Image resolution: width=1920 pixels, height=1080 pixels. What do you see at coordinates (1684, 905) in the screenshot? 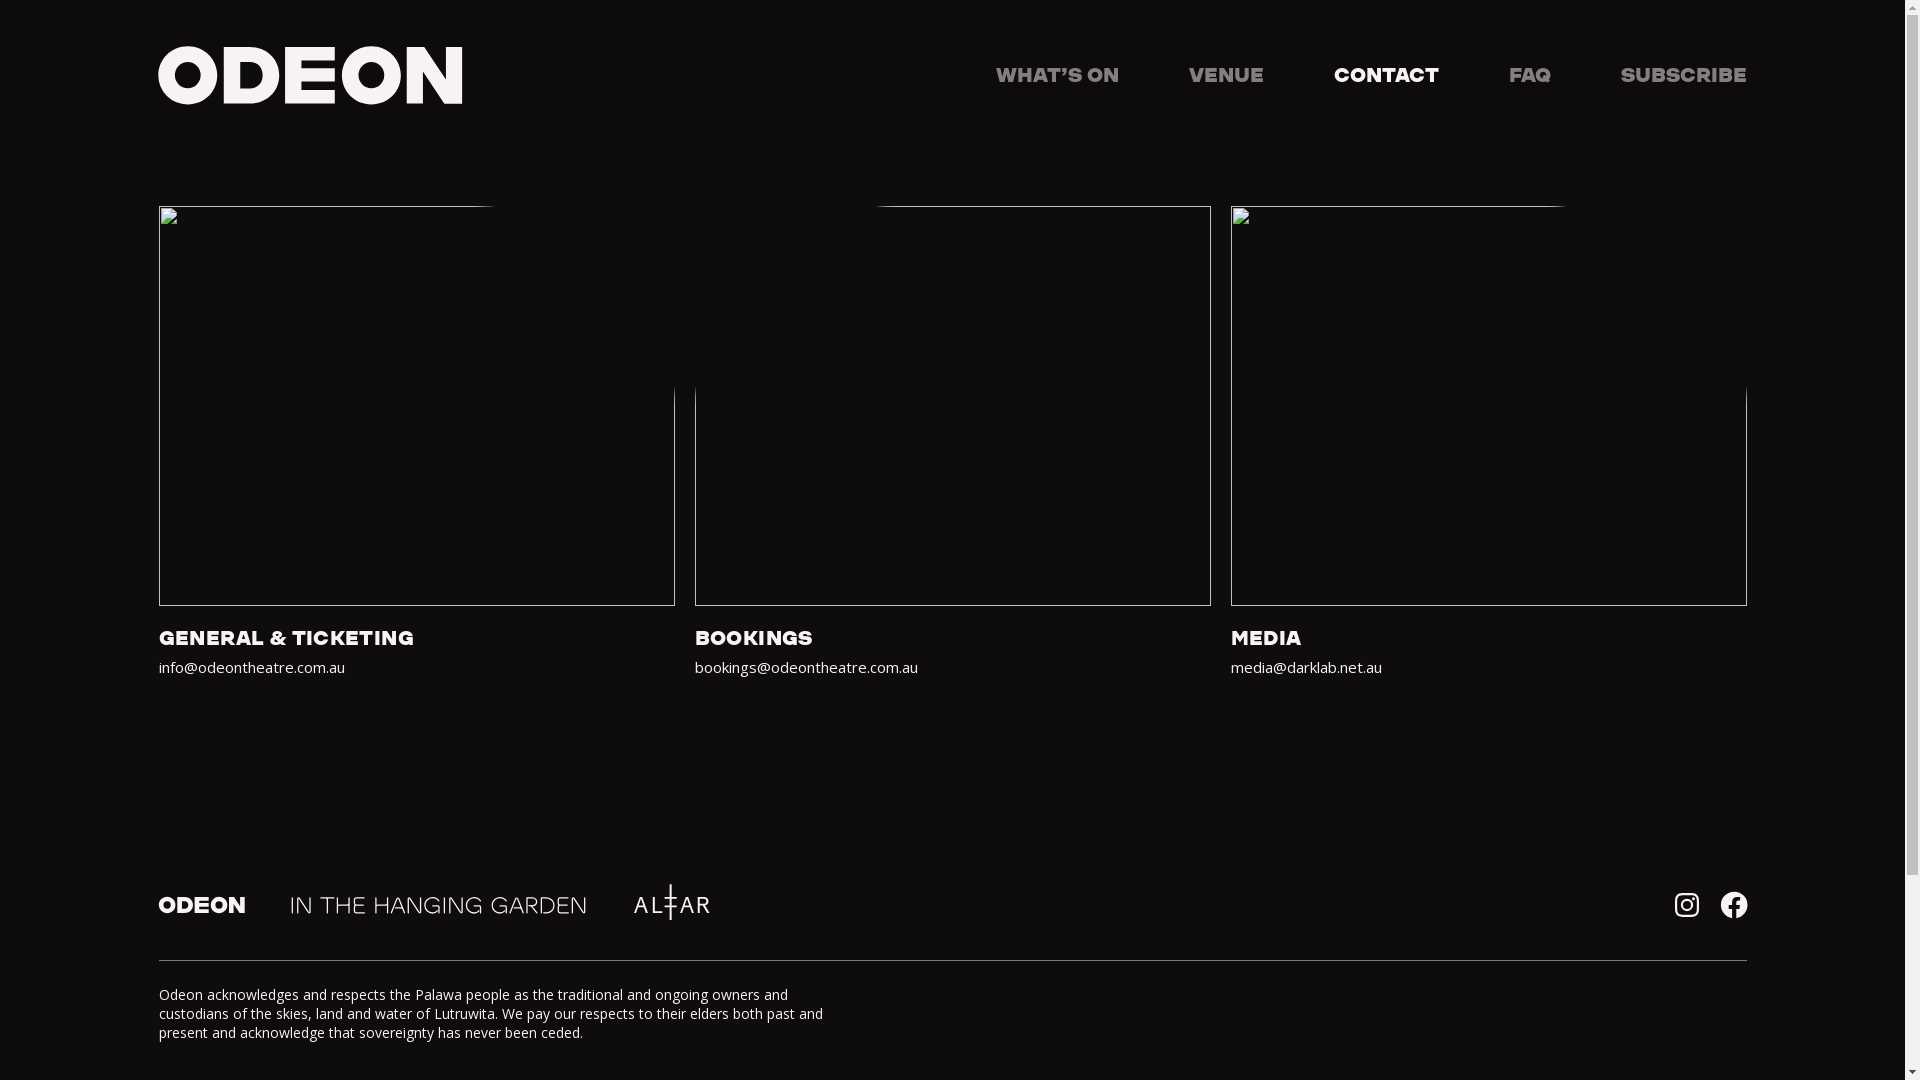
I see `'Instagram'` at bounding box center [1684, 905].